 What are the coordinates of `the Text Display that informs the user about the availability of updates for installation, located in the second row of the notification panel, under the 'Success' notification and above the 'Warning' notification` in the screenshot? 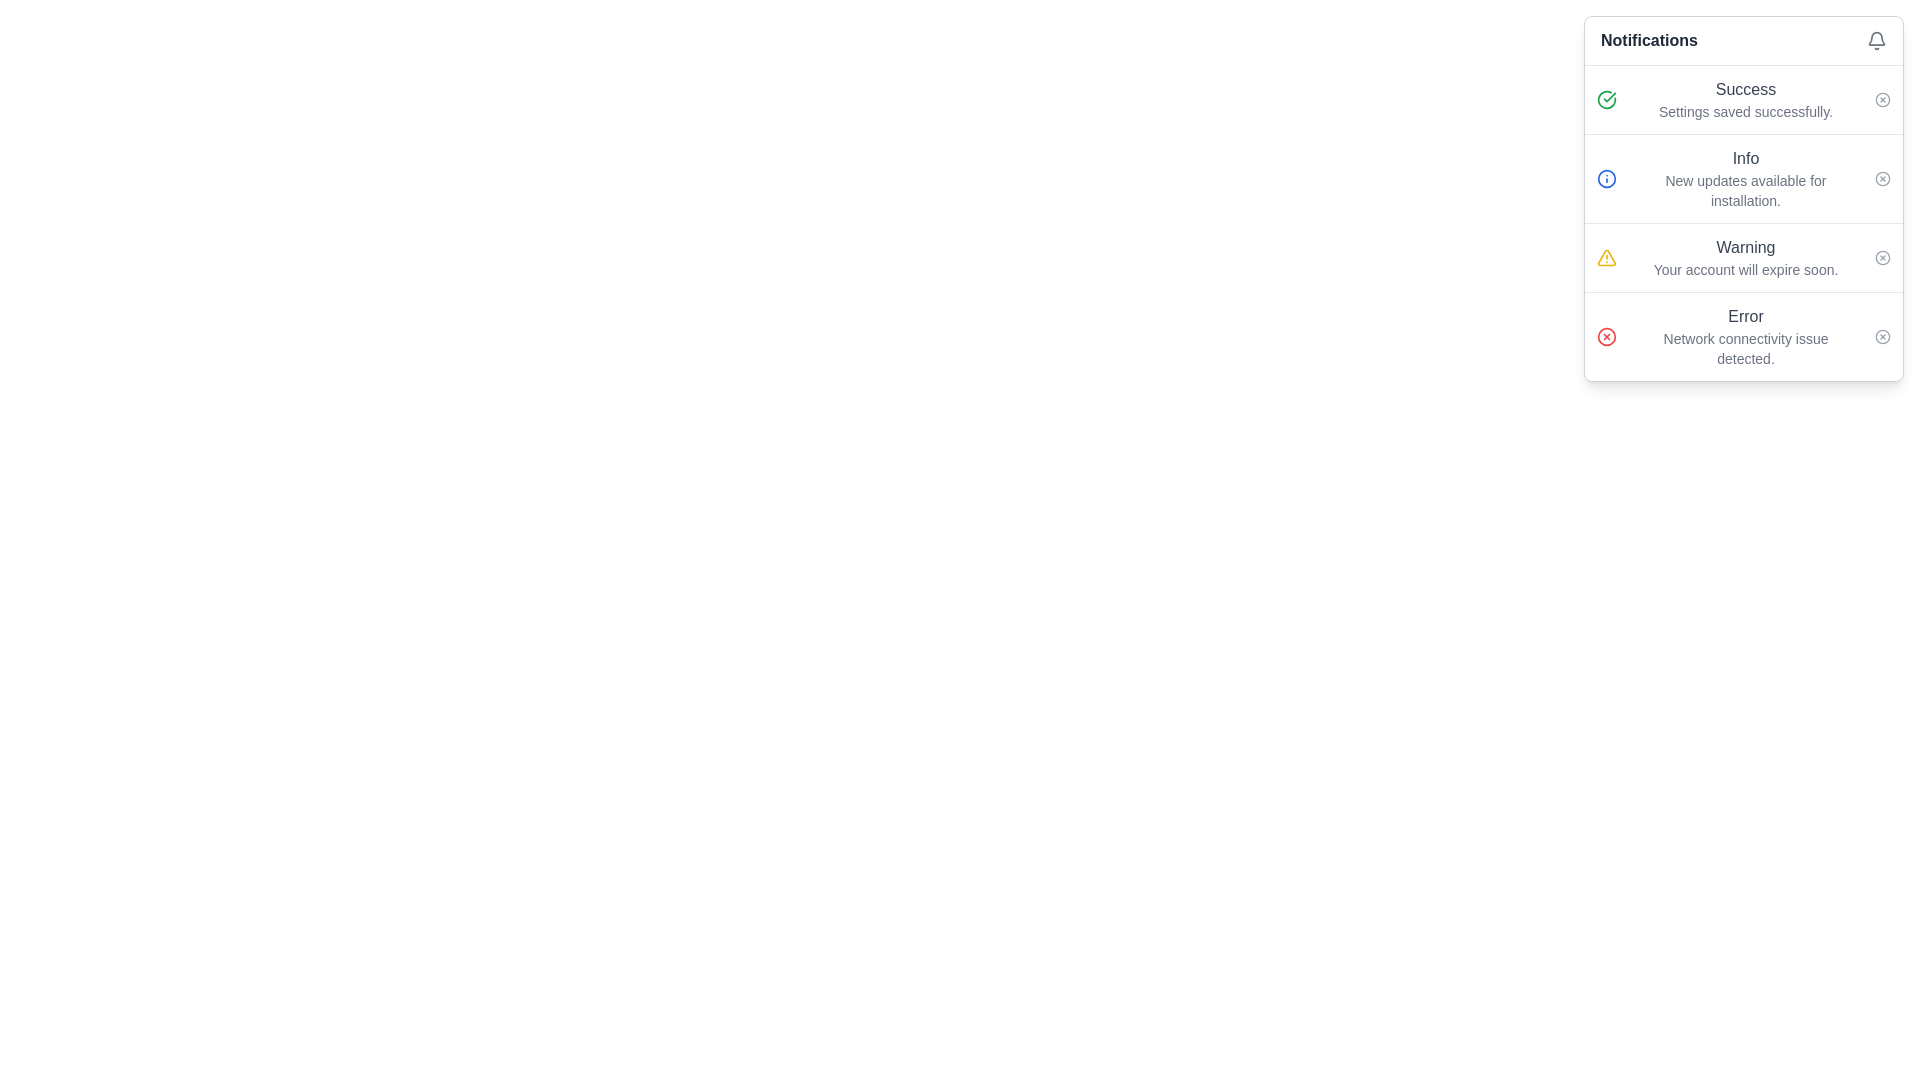 It's located at (1745, 177).